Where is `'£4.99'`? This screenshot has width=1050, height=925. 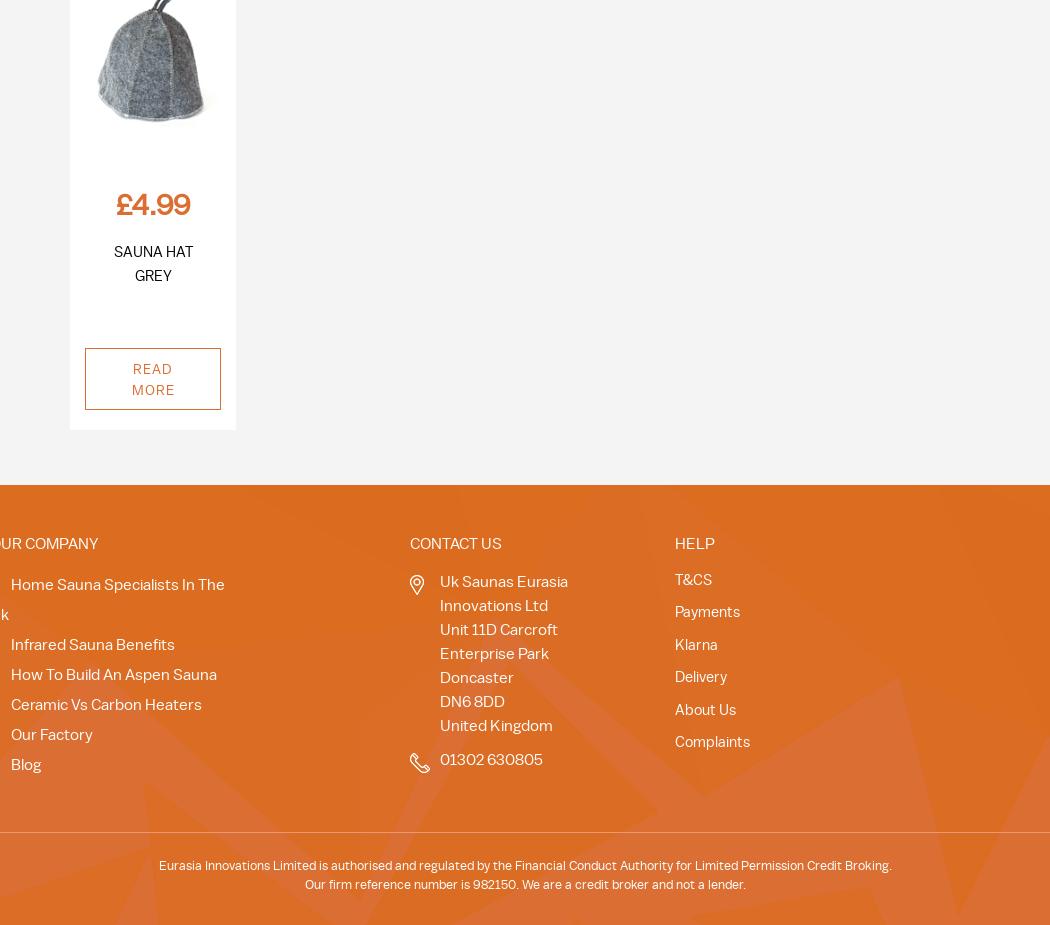 '£4.99' is located at coordinates (152, 204).